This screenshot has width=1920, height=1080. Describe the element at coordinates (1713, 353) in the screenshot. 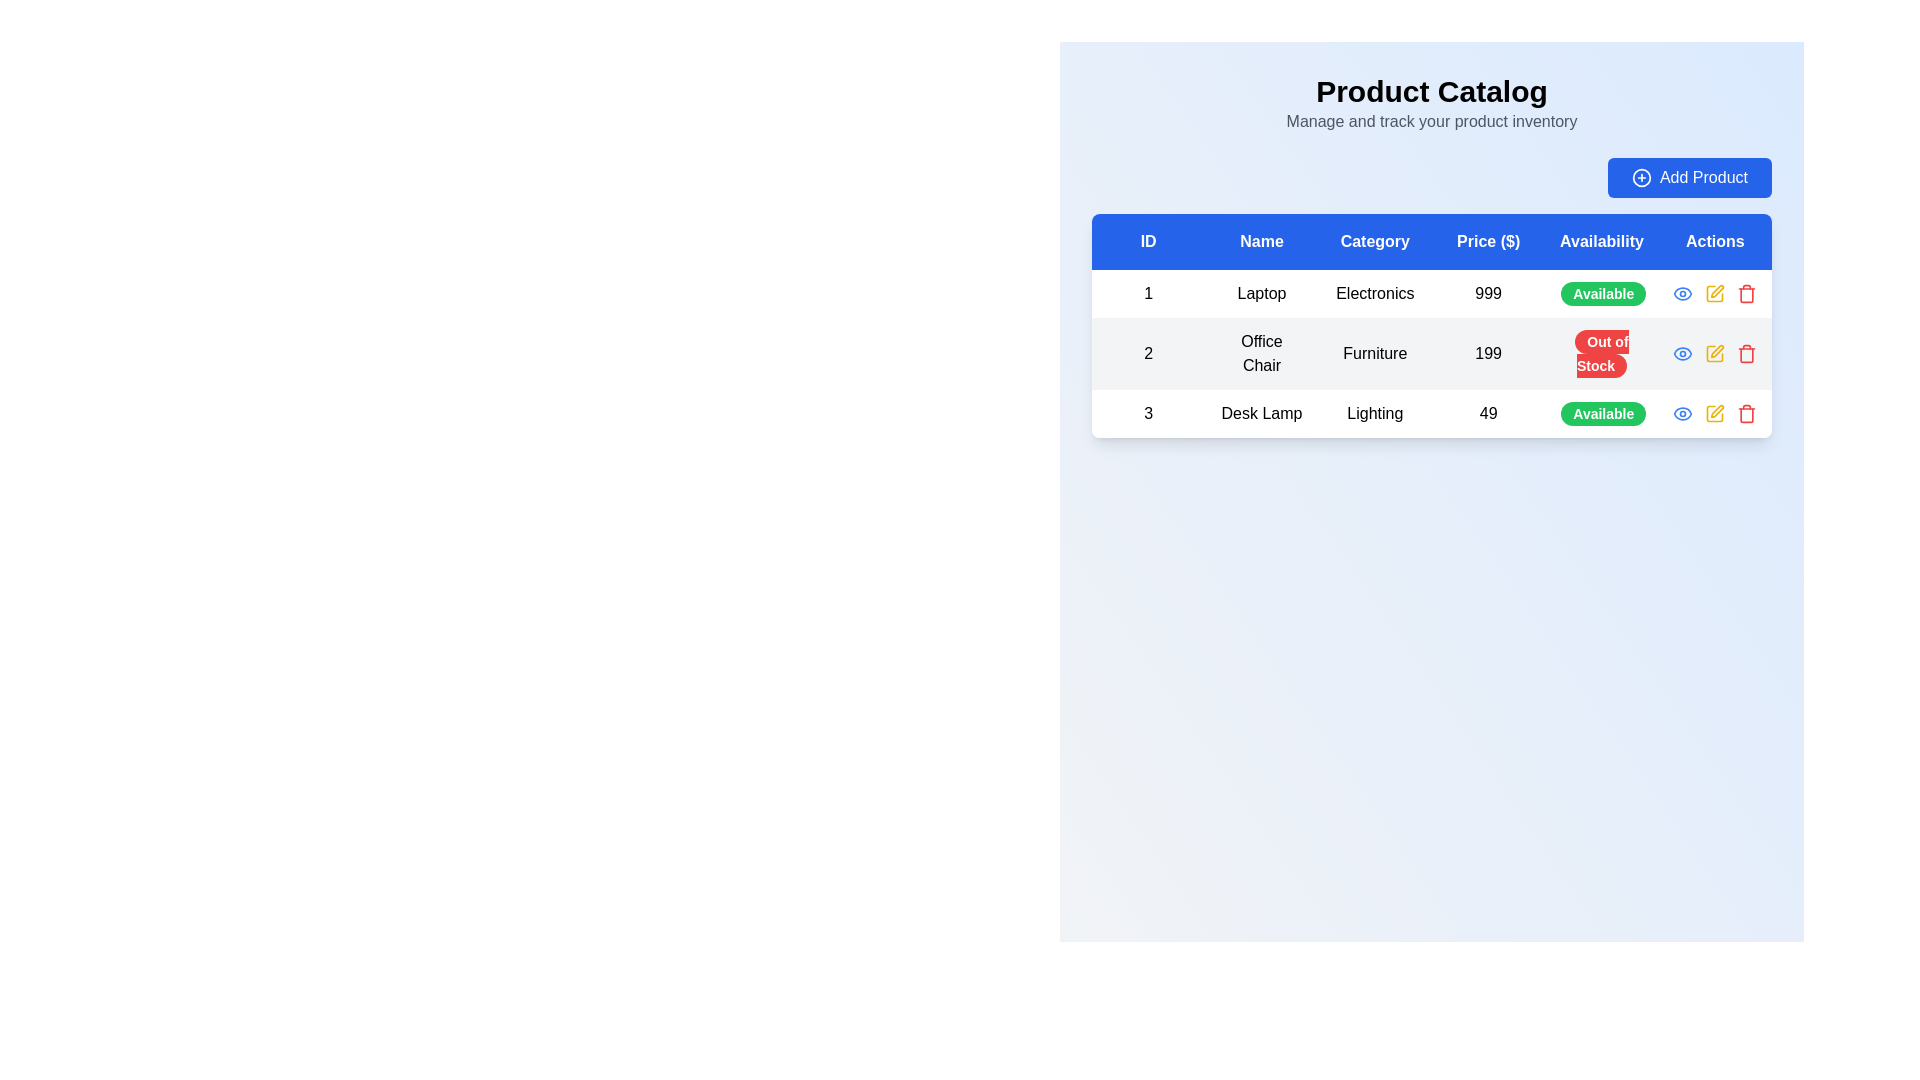

I see `the yellow square button with a pen icon in the 'Actions' column of the second row in the product table` at that location.